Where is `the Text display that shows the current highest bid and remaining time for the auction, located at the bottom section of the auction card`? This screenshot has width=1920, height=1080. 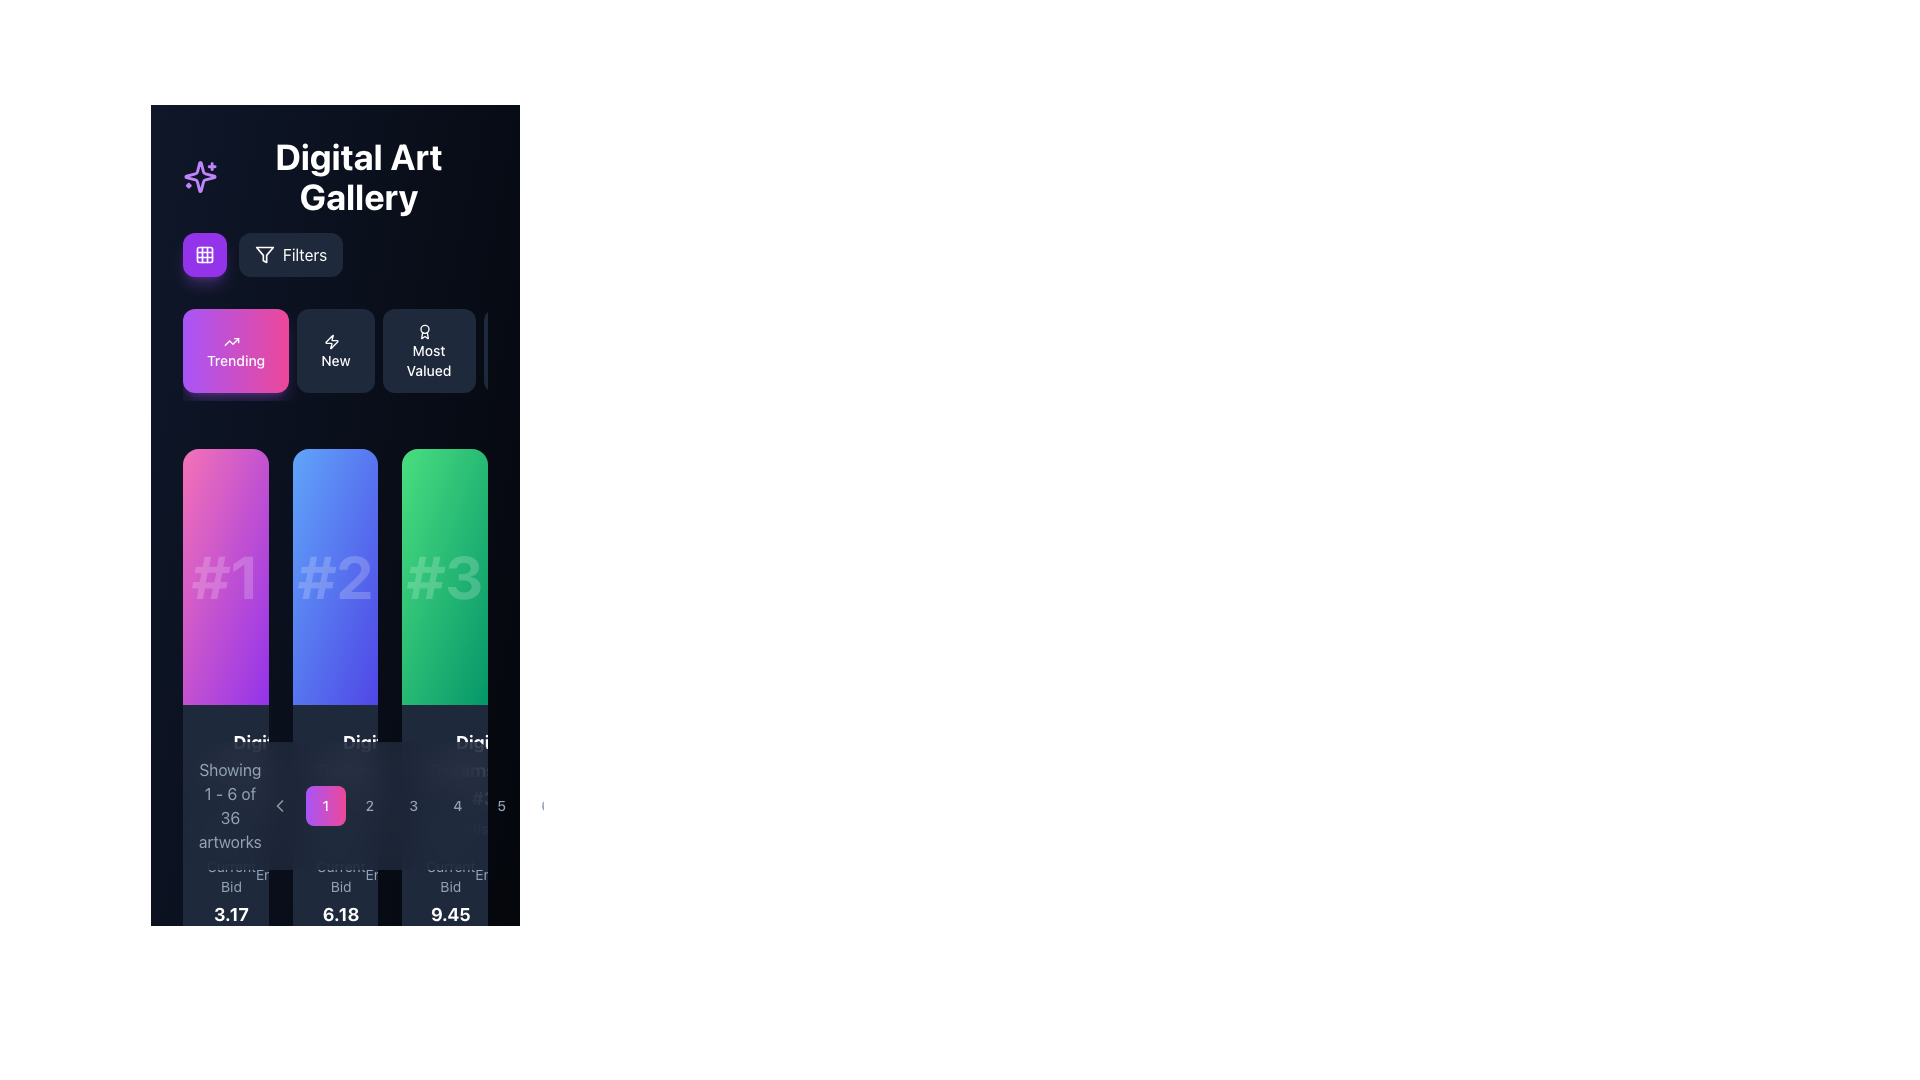
the Text display that shows the current highest bid and remaining time for the auction, located at the bottom section of the auction card is located at coordinates (225, 906).